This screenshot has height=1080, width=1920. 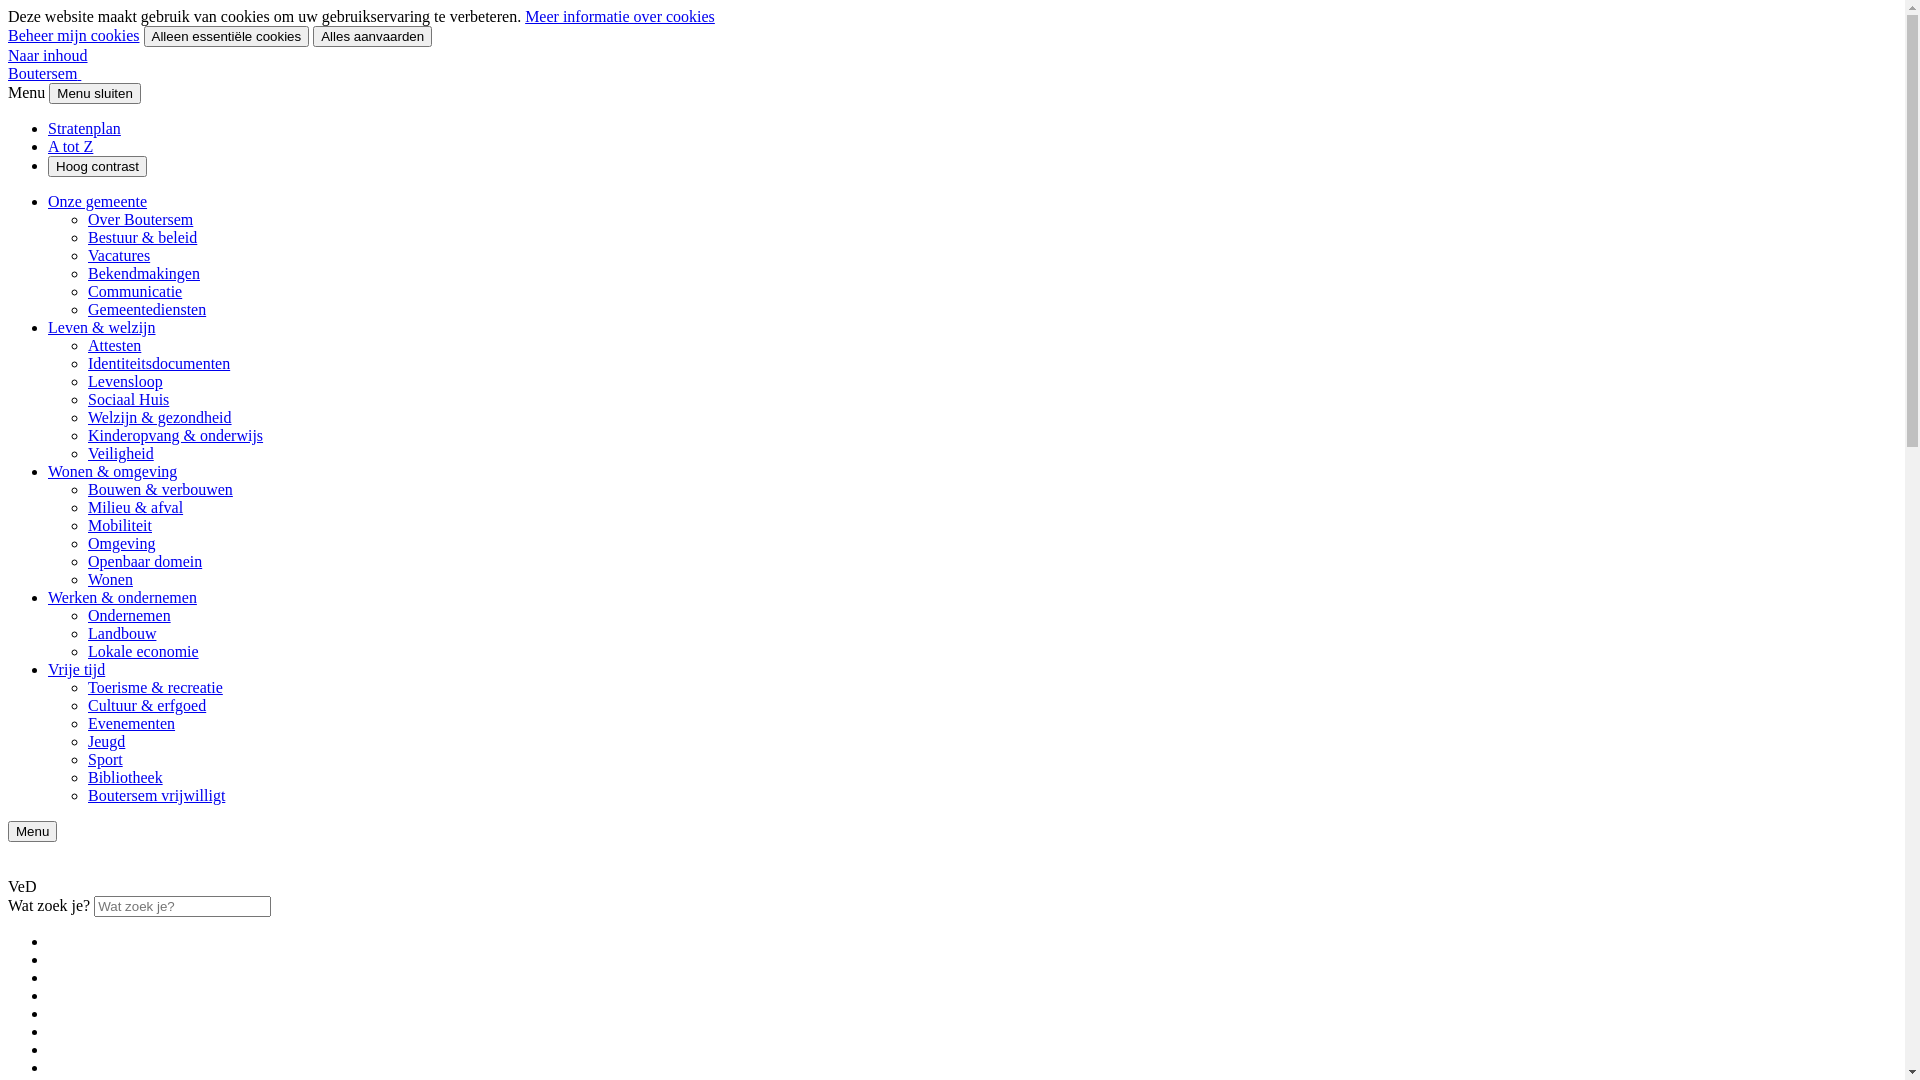 What do you see at coordinates (142, 651) in the screenshot?
I see `'Lokale economie'` at bounding box center [142, 651].